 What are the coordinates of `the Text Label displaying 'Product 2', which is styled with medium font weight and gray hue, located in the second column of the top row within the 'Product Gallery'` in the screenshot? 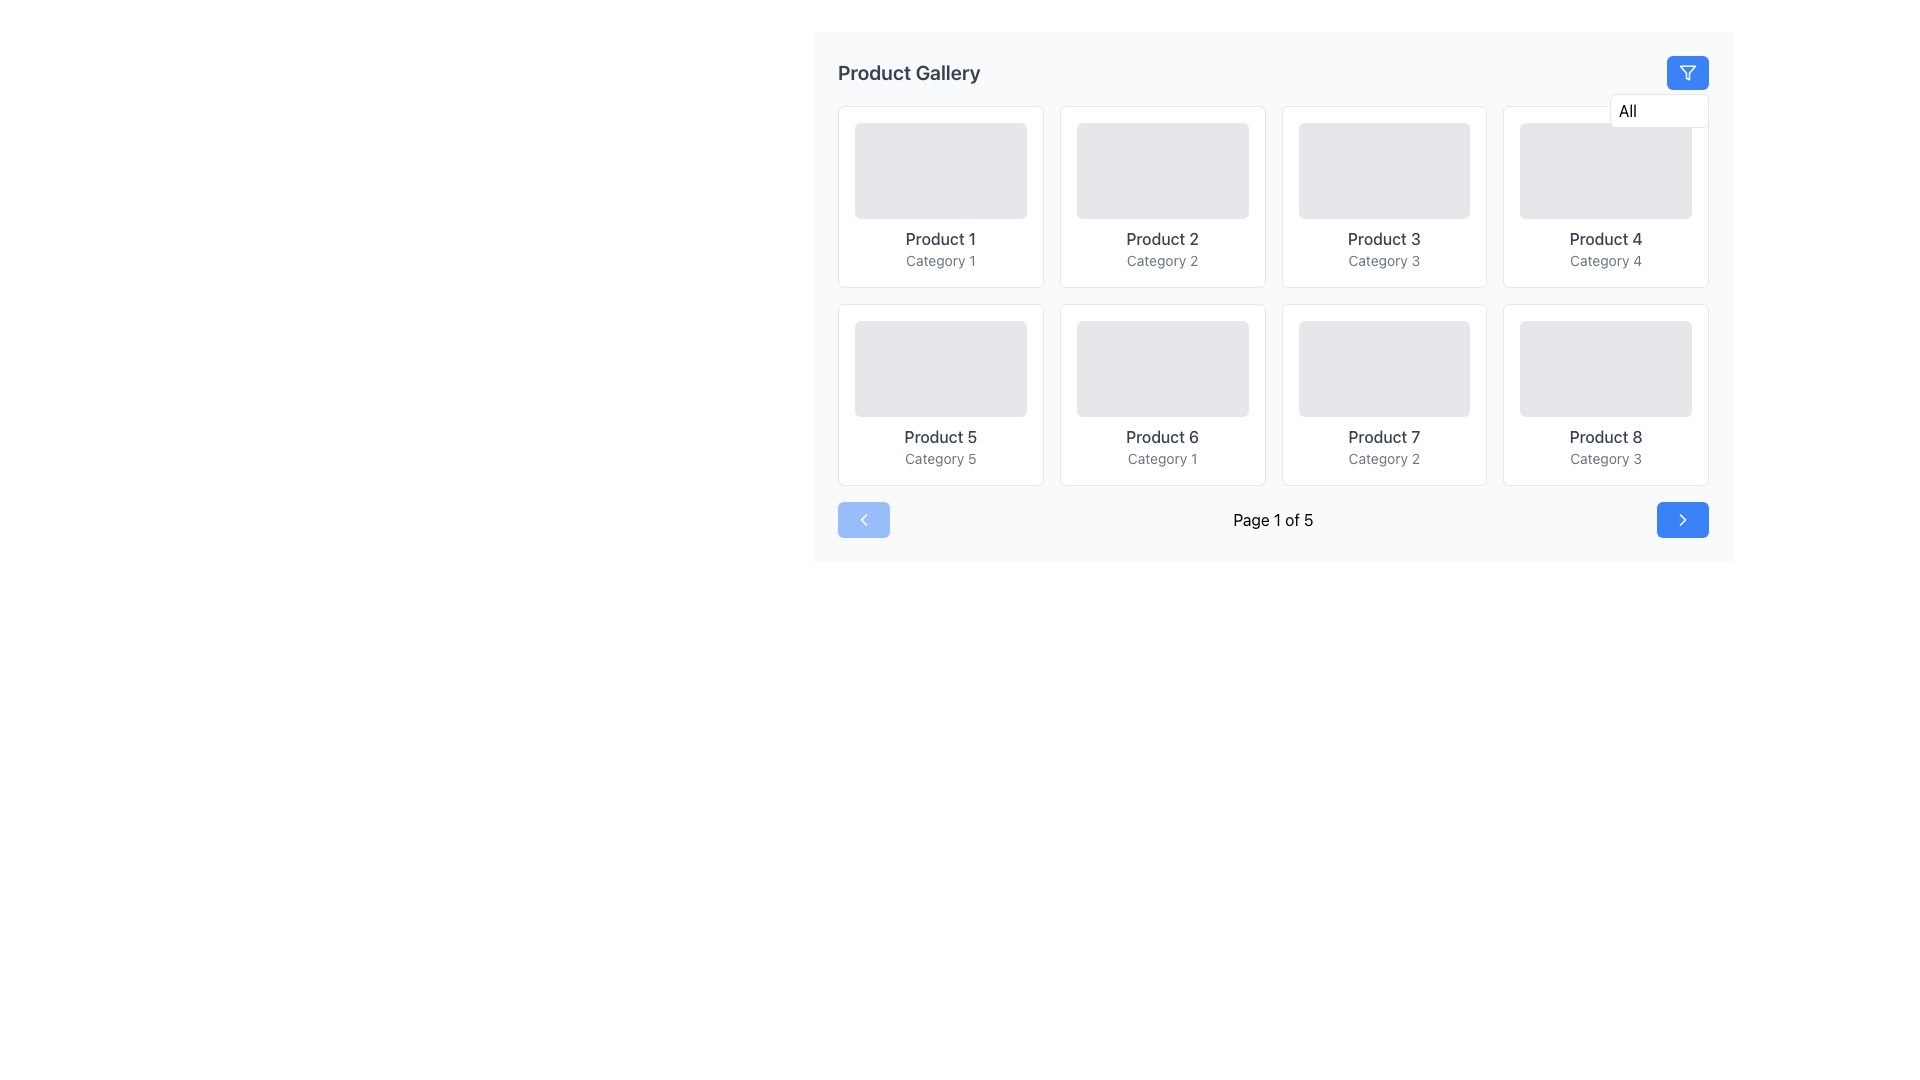 It's located at (1162, 238).